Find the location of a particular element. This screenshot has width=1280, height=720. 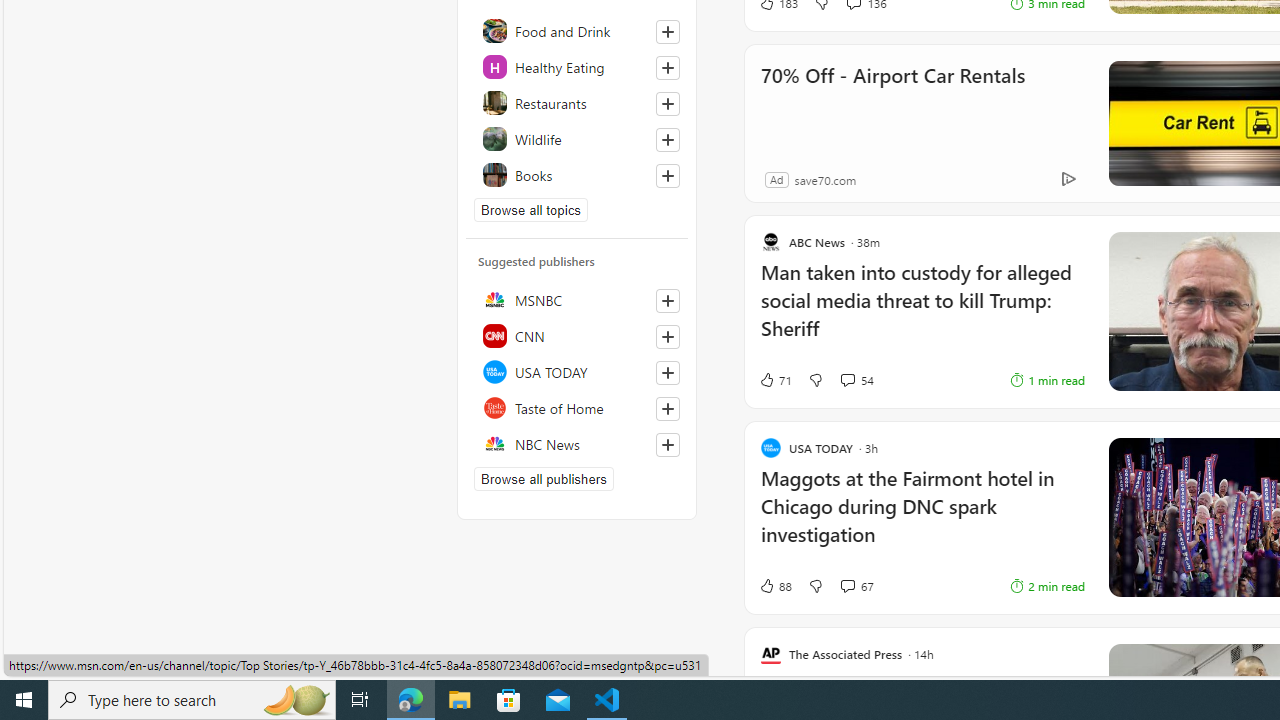

'Restaurants' is located at coordinates (576, 102).